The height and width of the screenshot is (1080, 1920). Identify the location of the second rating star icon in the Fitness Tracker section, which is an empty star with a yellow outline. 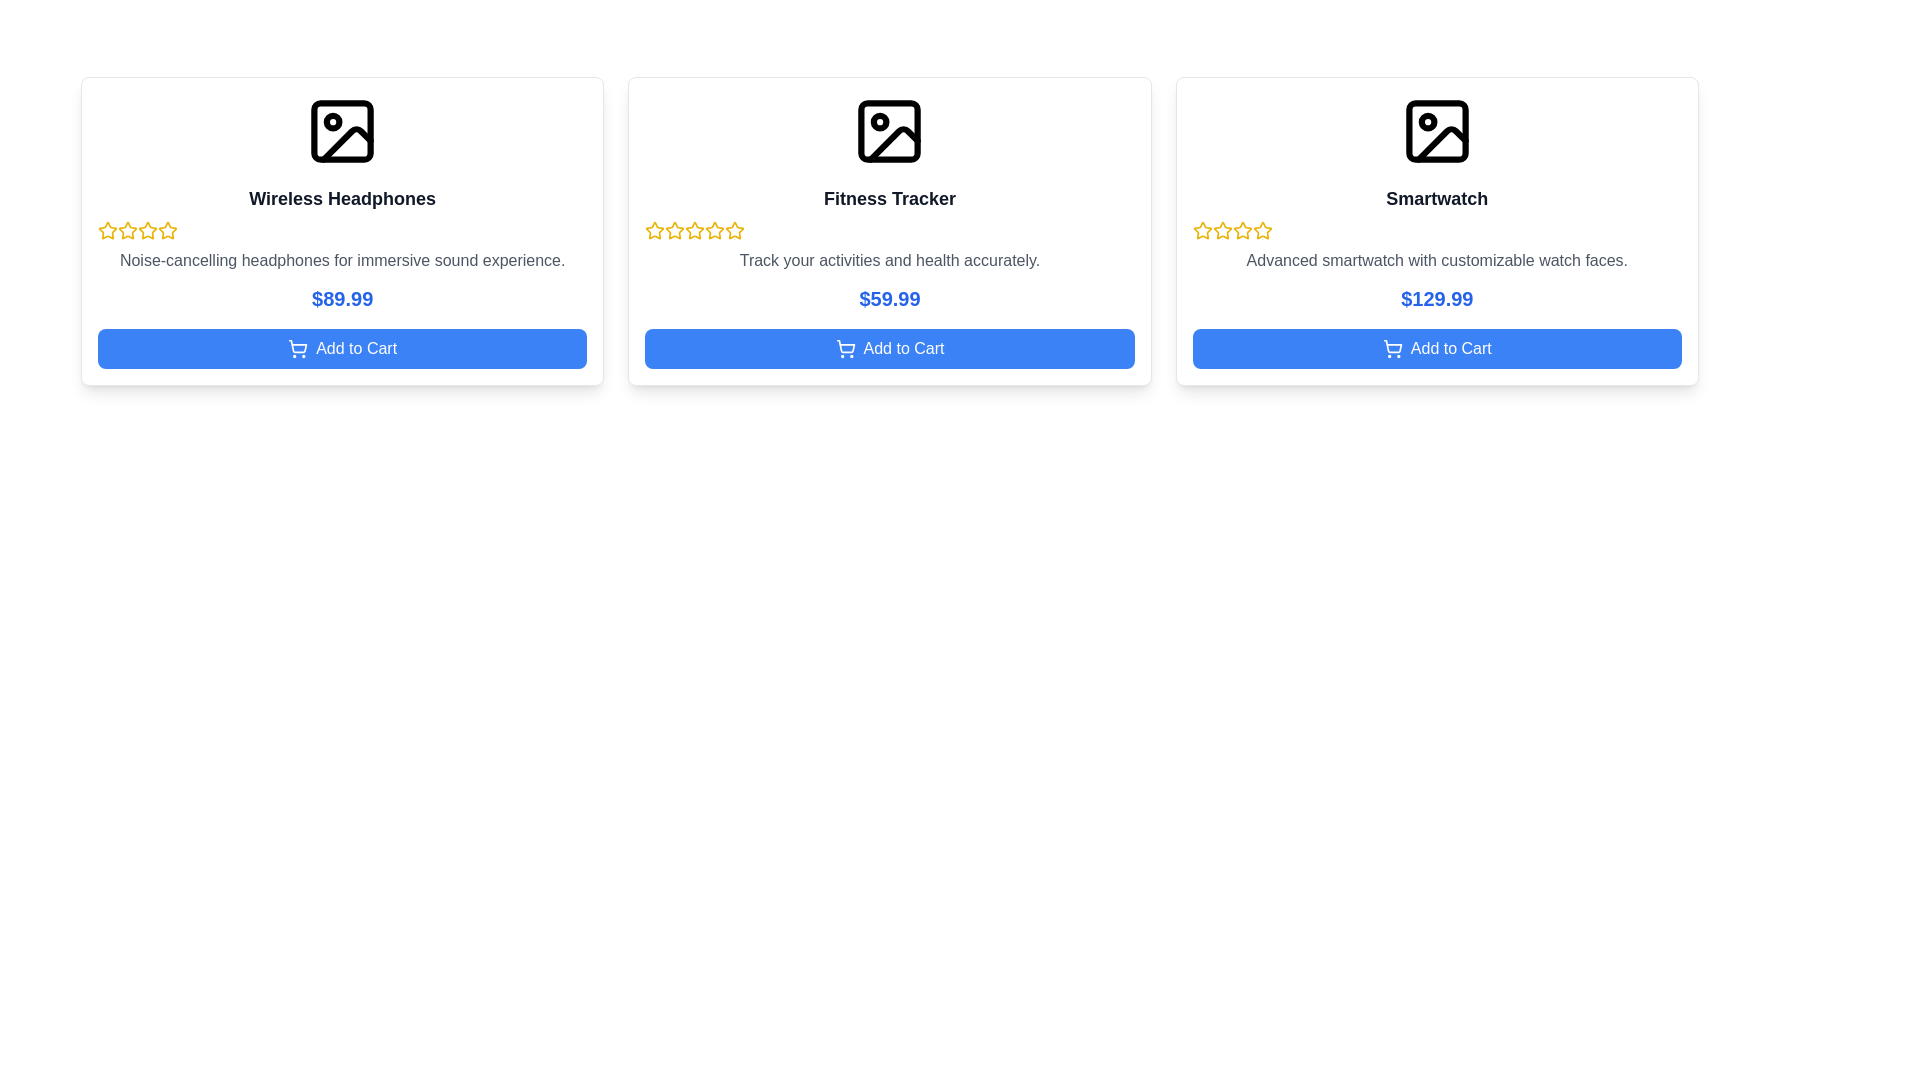
(675, 230).